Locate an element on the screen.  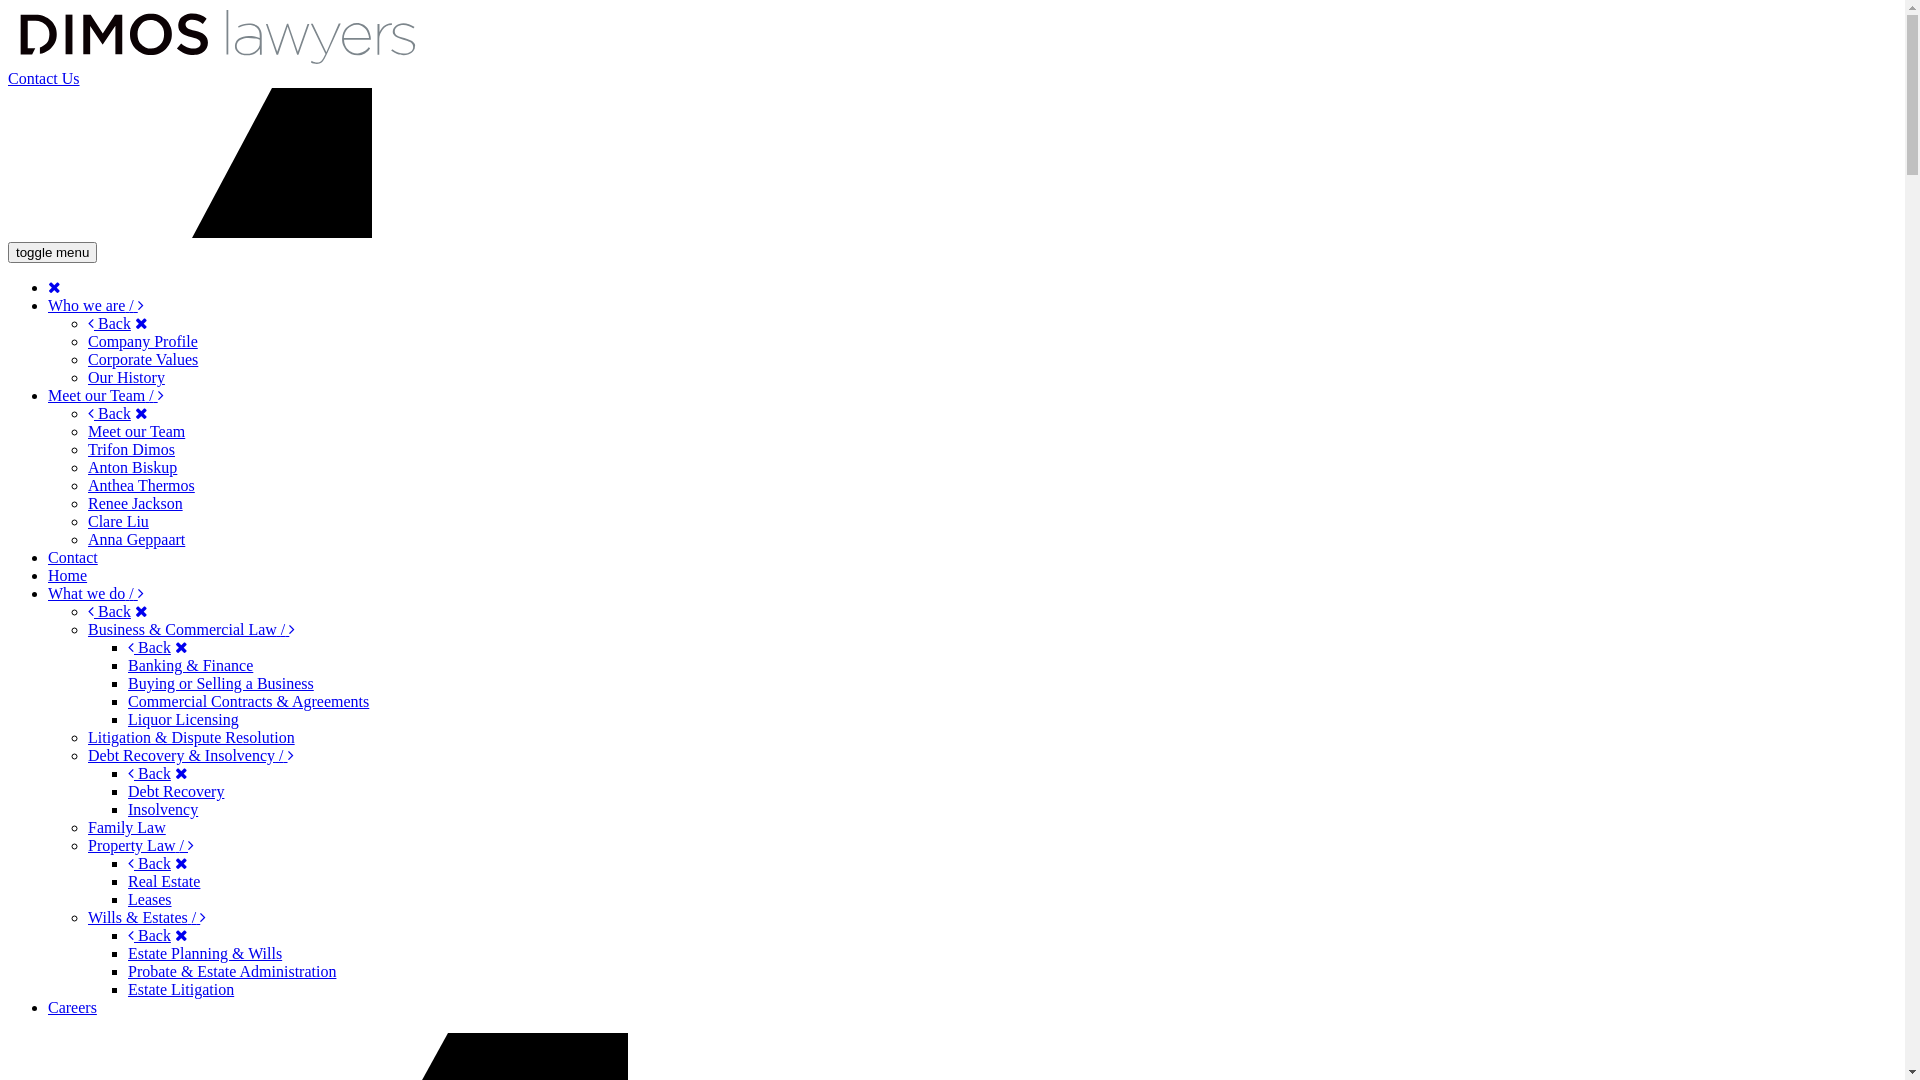
'Contact Us' is located at coordinates (43, 77).